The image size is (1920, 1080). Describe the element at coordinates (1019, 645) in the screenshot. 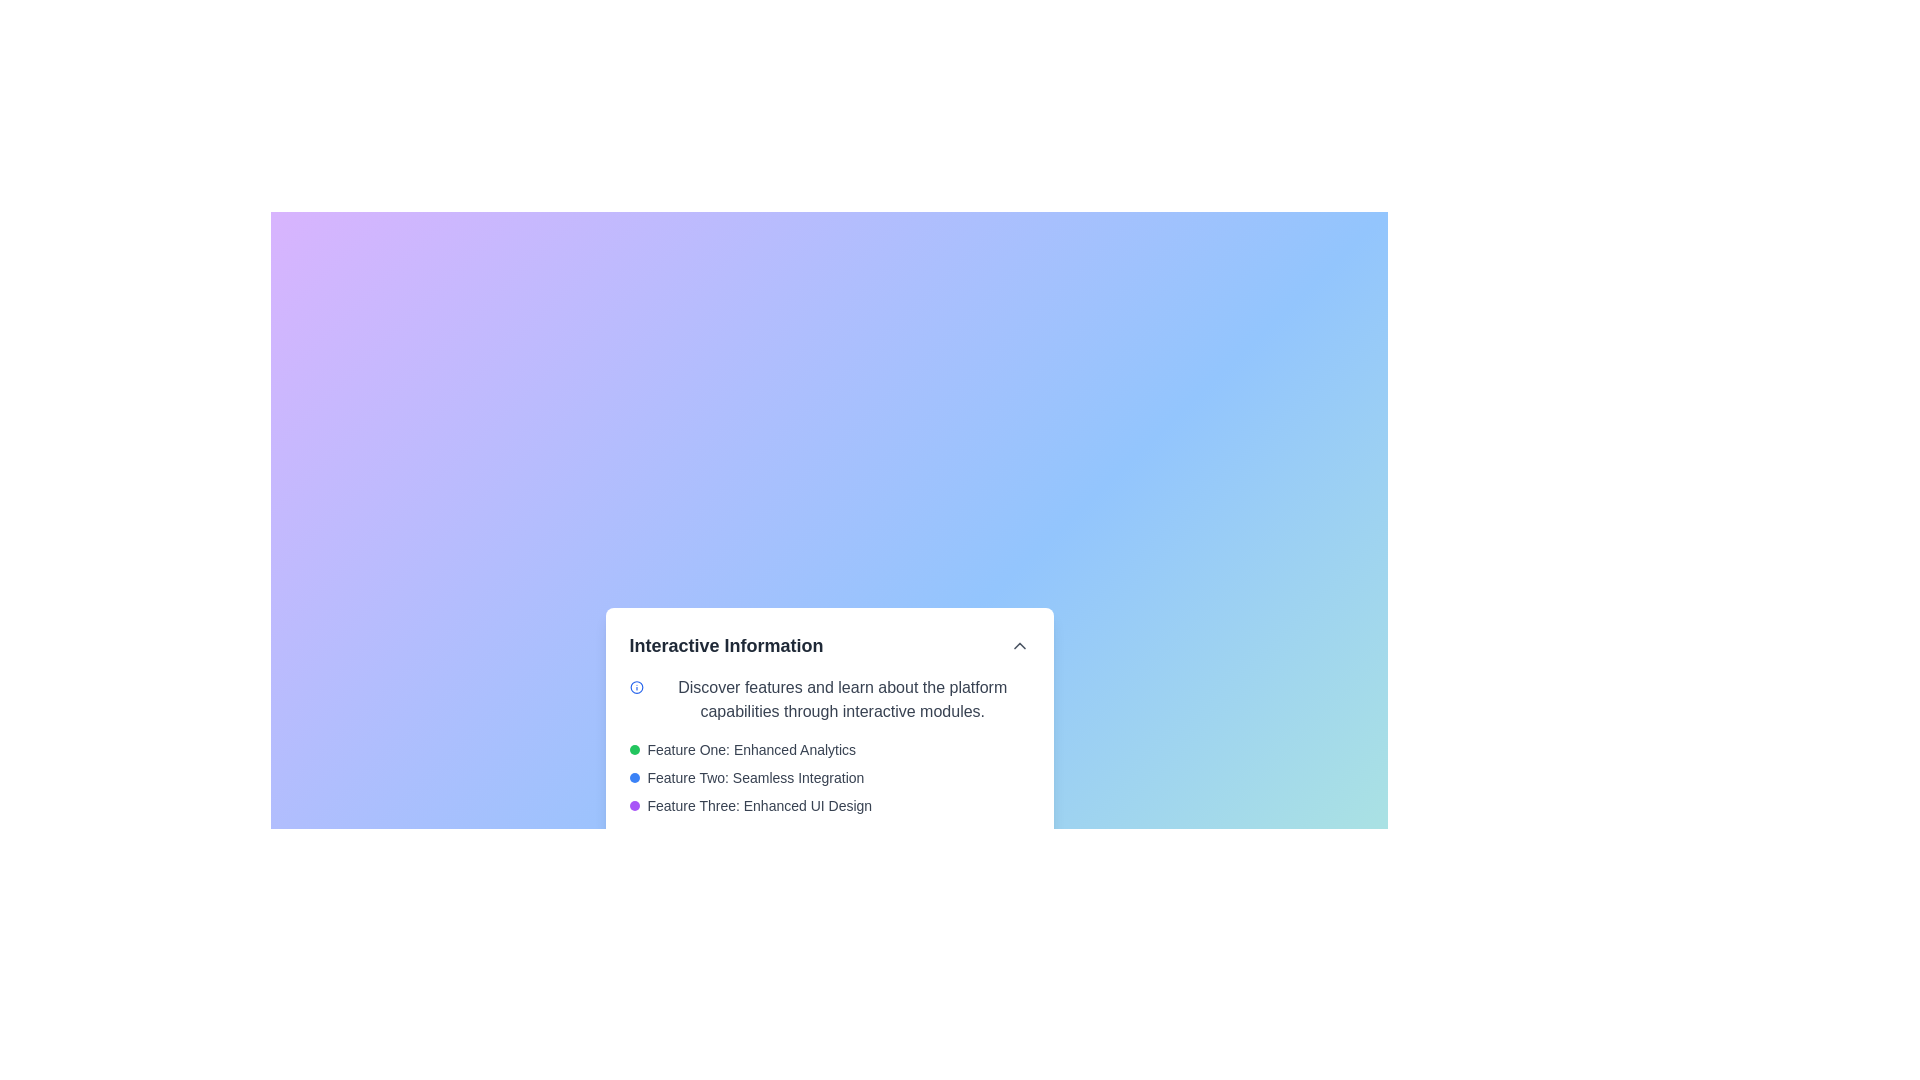

I see `the upward-pointing chevron icon located at the far right of the 'Interactive Information' section` at that location.